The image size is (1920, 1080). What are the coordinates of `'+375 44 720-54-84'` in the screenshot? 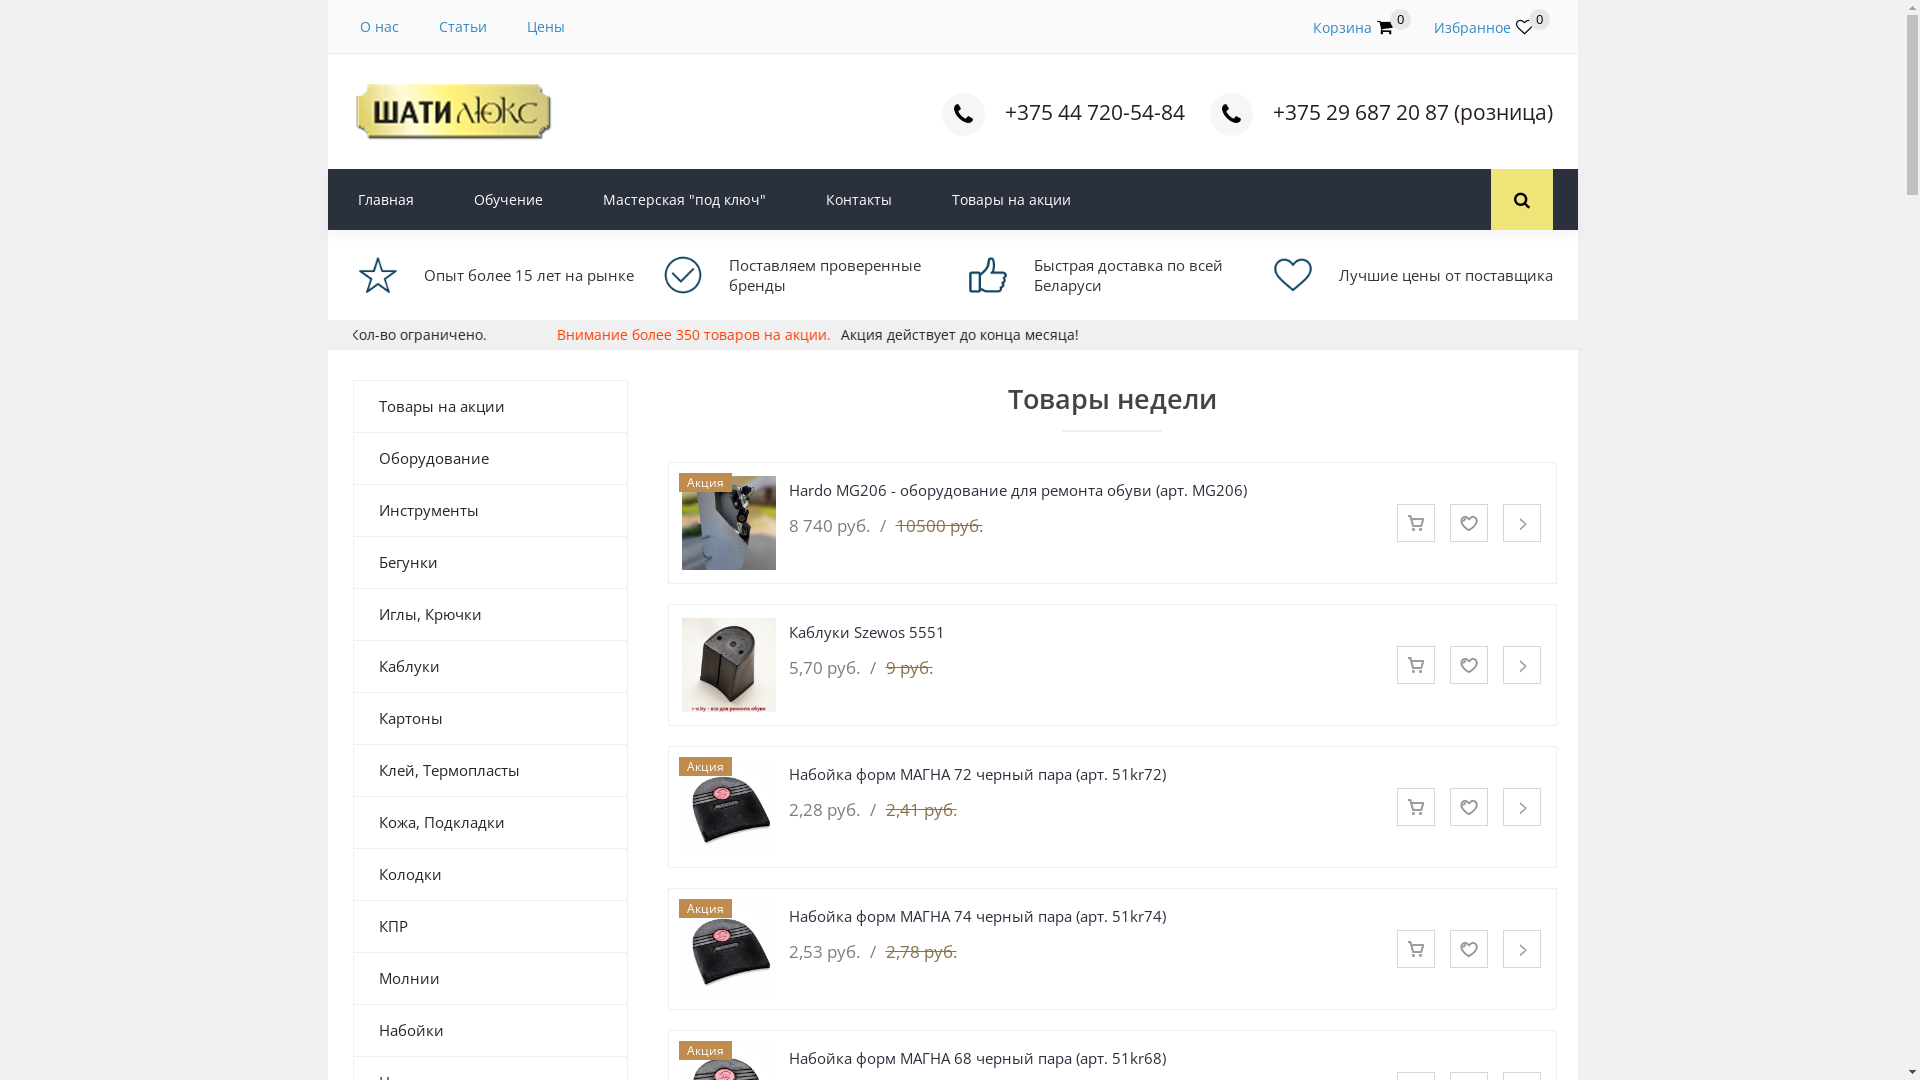 It's located at (1093, 111).